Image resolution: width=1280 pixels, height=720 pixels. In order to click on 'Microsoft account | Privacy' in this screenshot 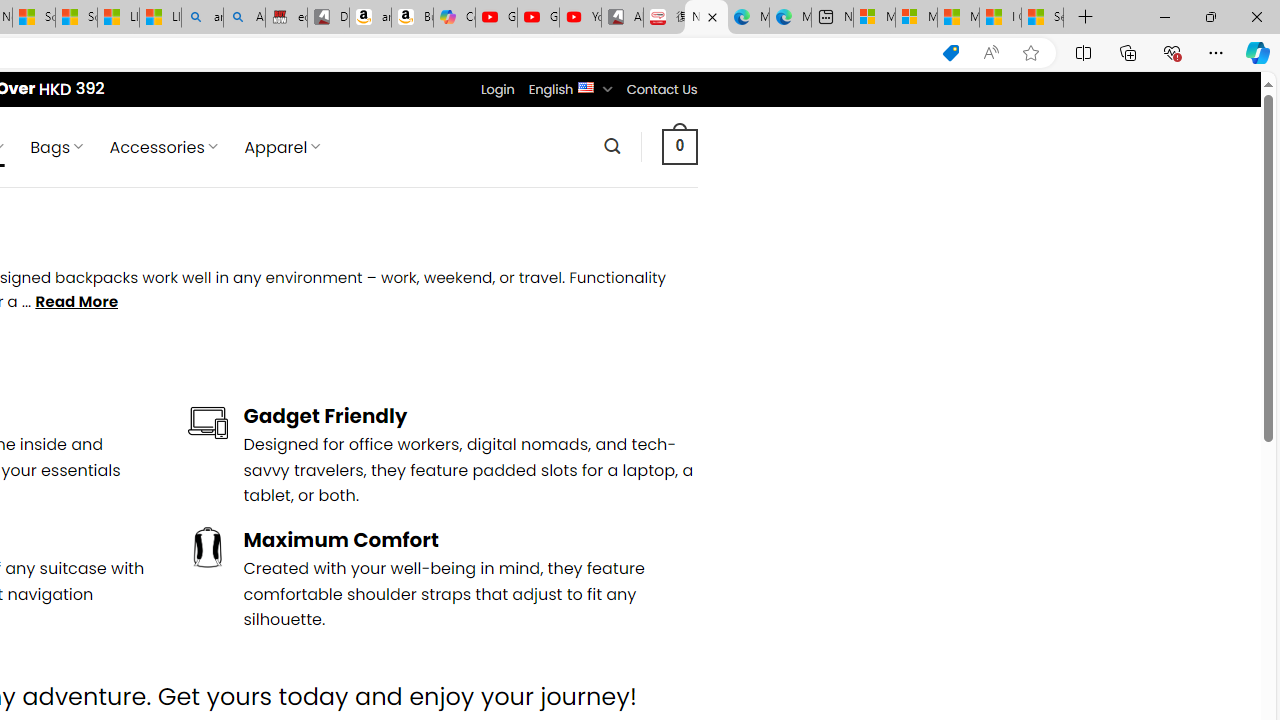, I will do `click(915, 17)`.